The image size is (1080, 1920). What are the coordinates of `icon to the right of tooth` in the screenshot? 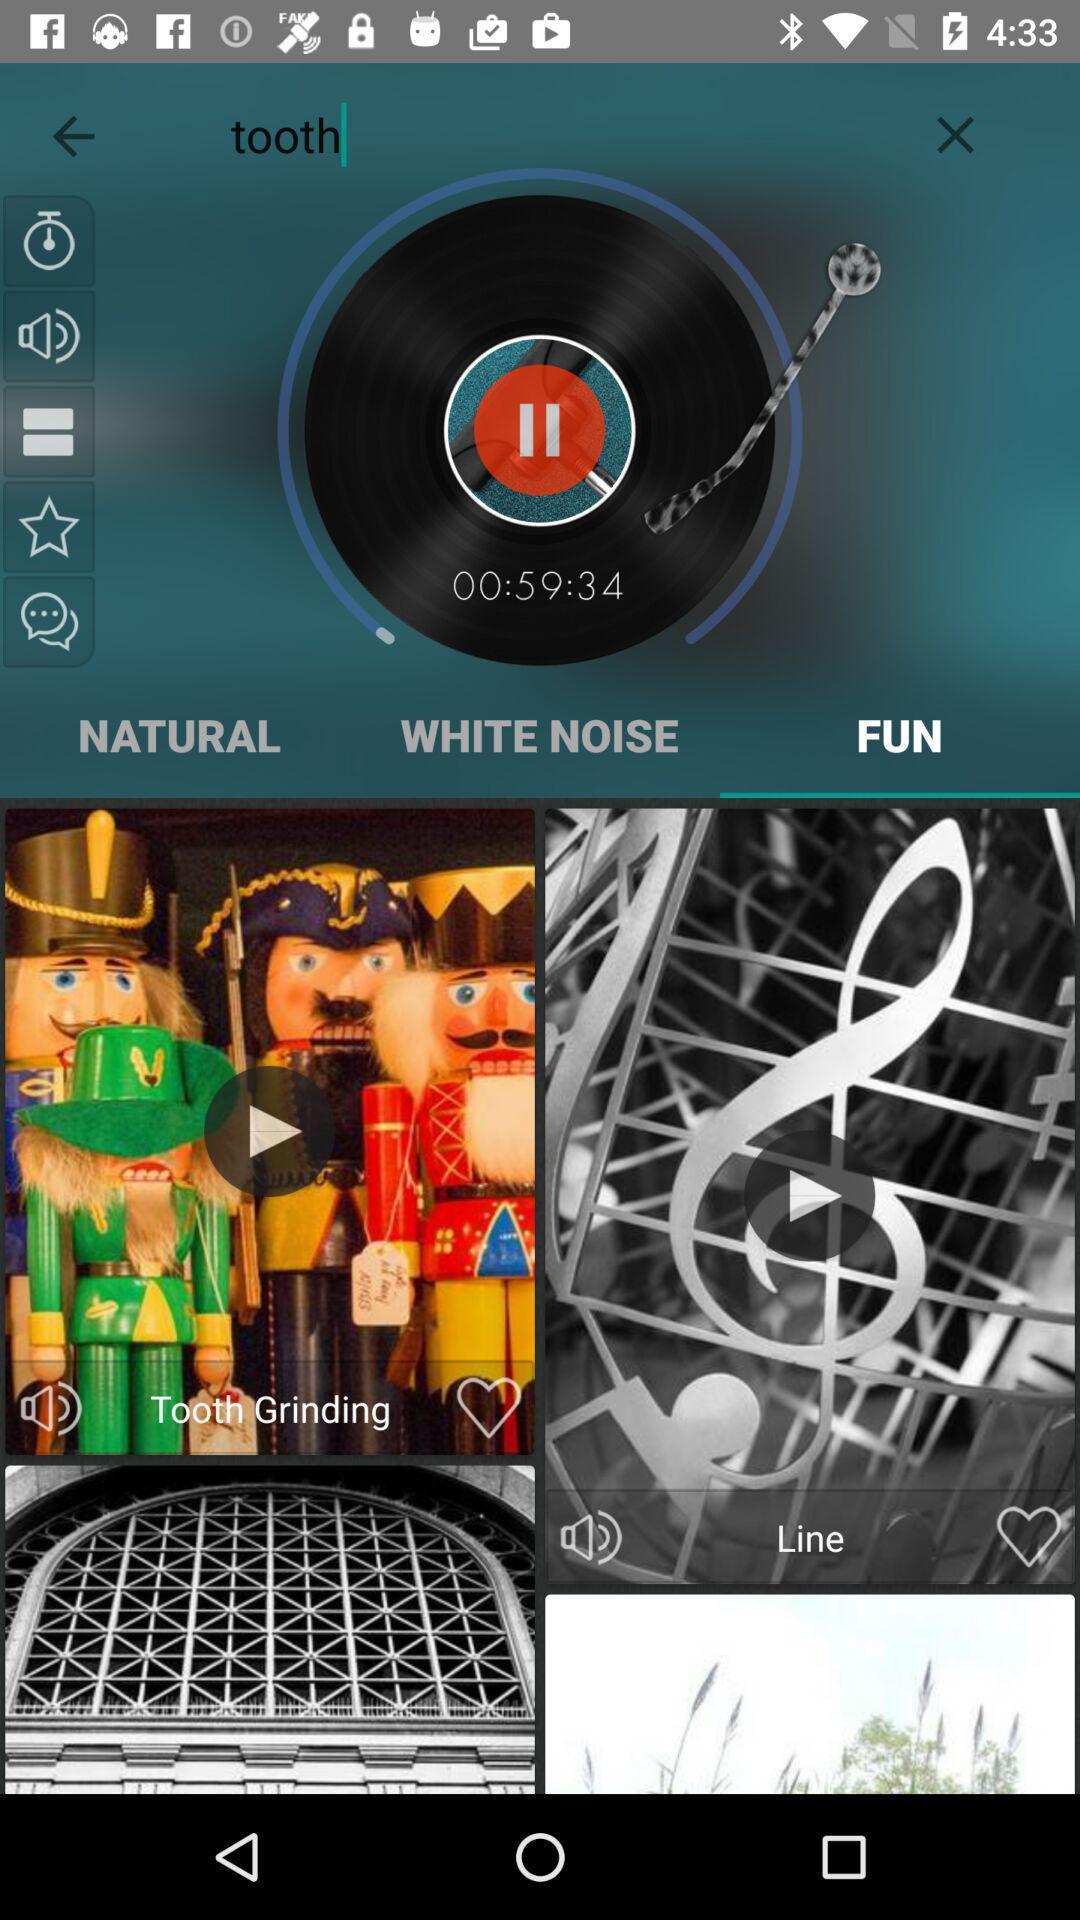 It's located at (954, 130).